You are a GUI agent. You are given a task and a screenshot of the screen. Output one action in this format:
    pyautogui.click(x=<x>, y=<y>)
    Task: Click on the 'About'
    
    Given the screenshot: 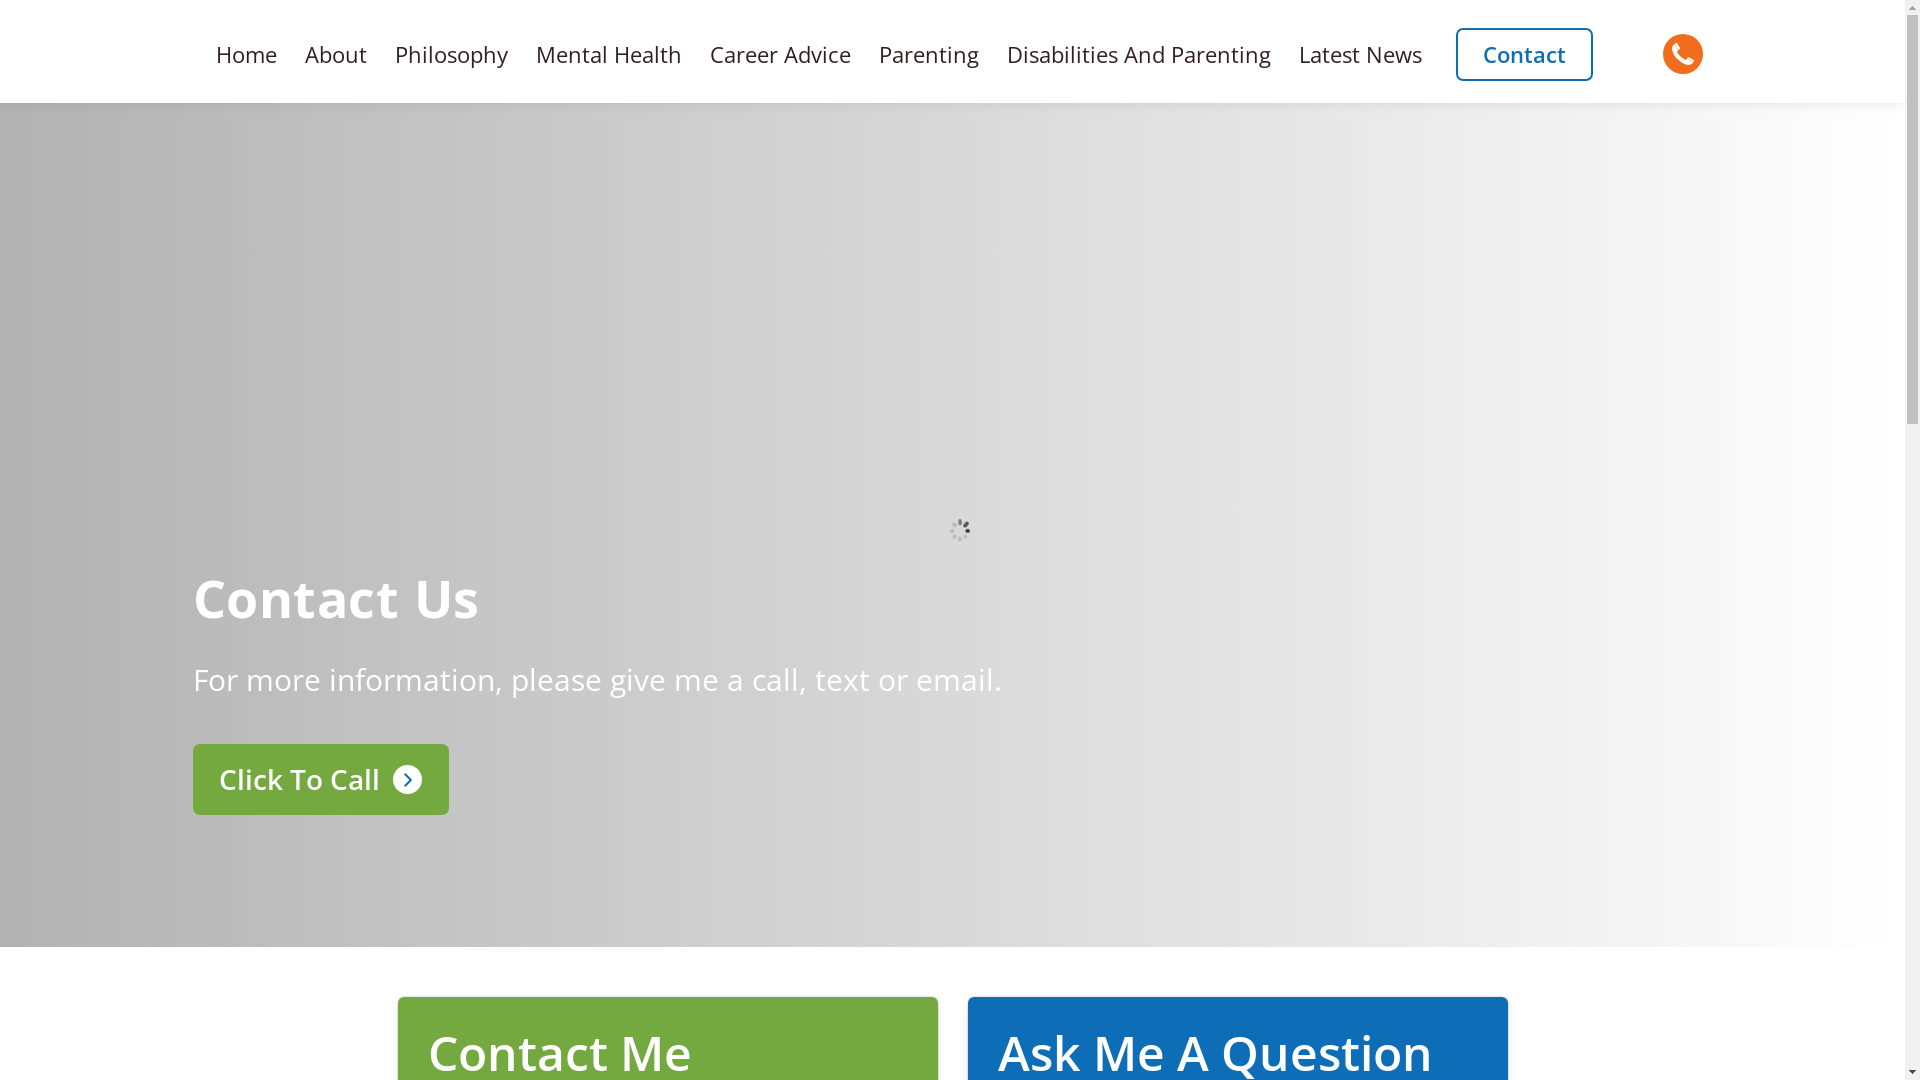 What is the action you would take?
    pyautogui.click(x=336, y=53)
    